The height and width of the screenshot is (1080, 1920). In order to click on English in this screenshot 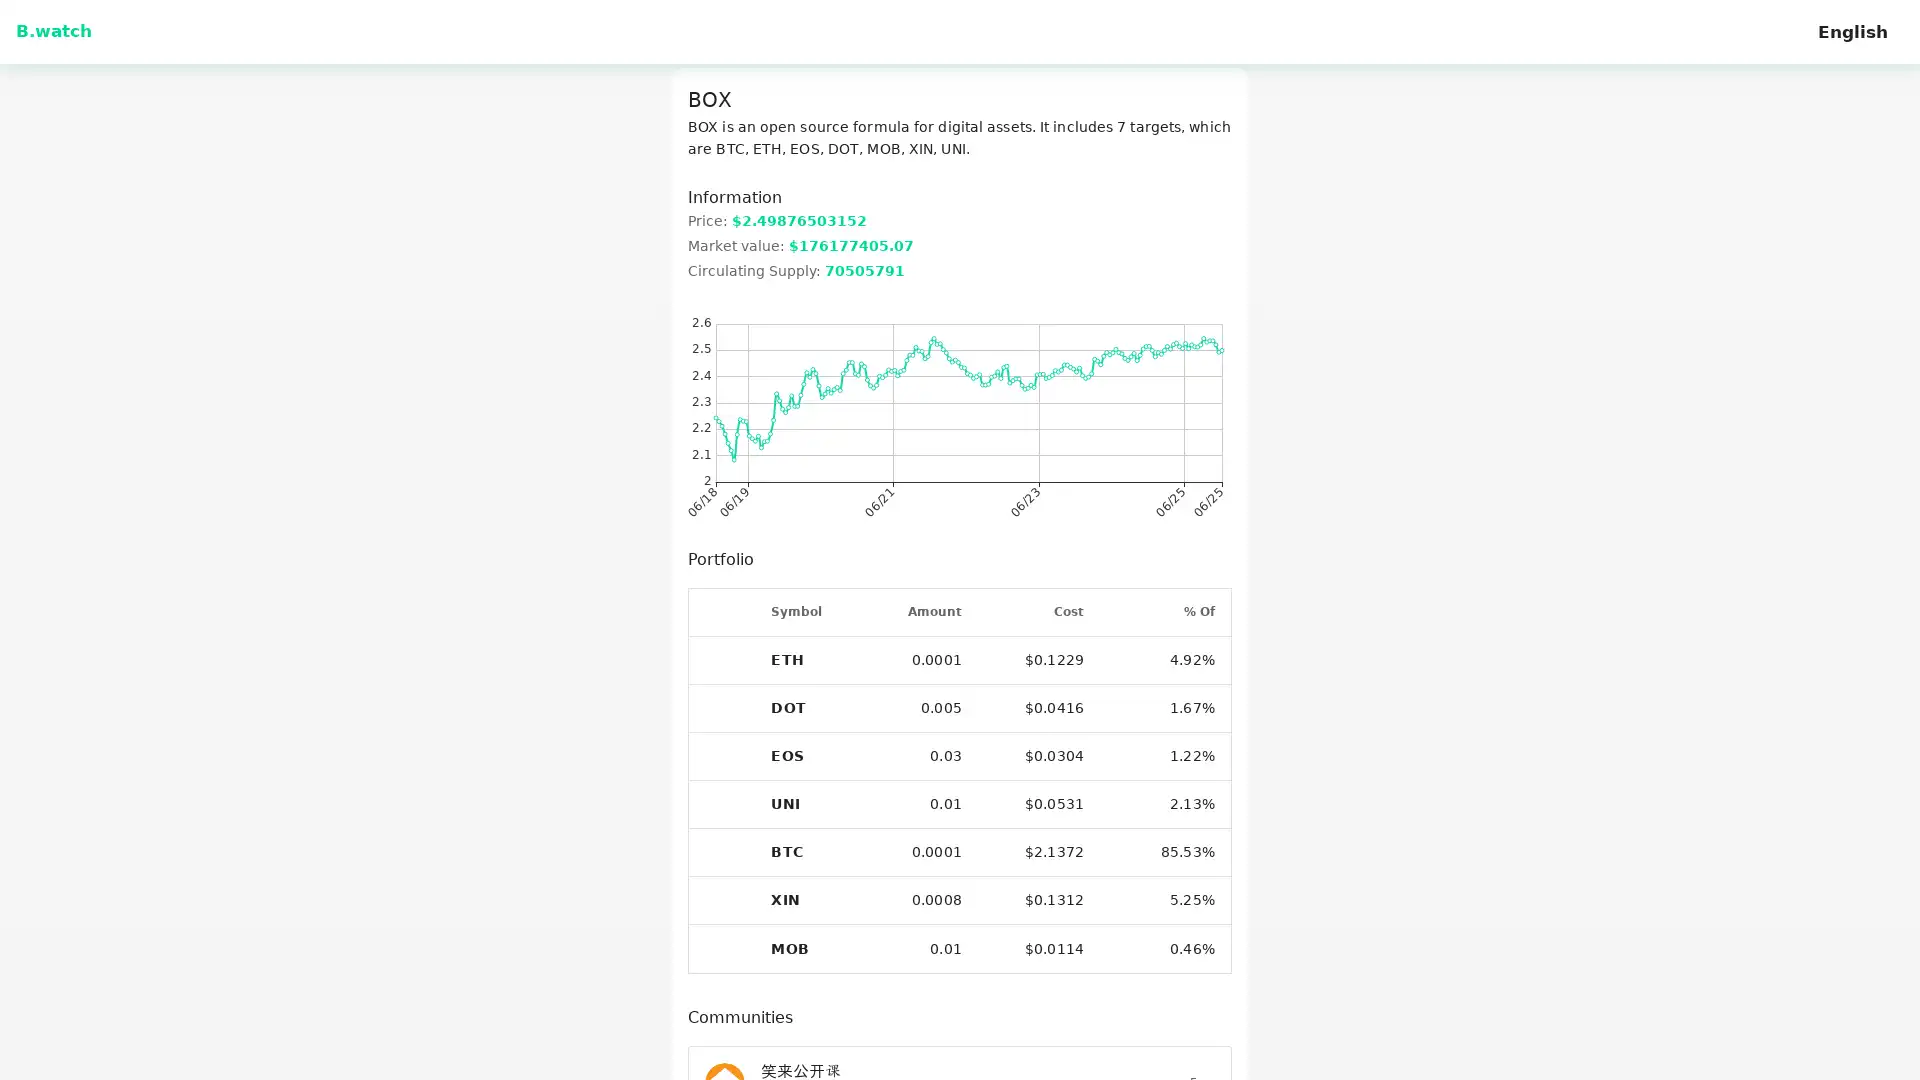, I will do `click(1851, 31)`.